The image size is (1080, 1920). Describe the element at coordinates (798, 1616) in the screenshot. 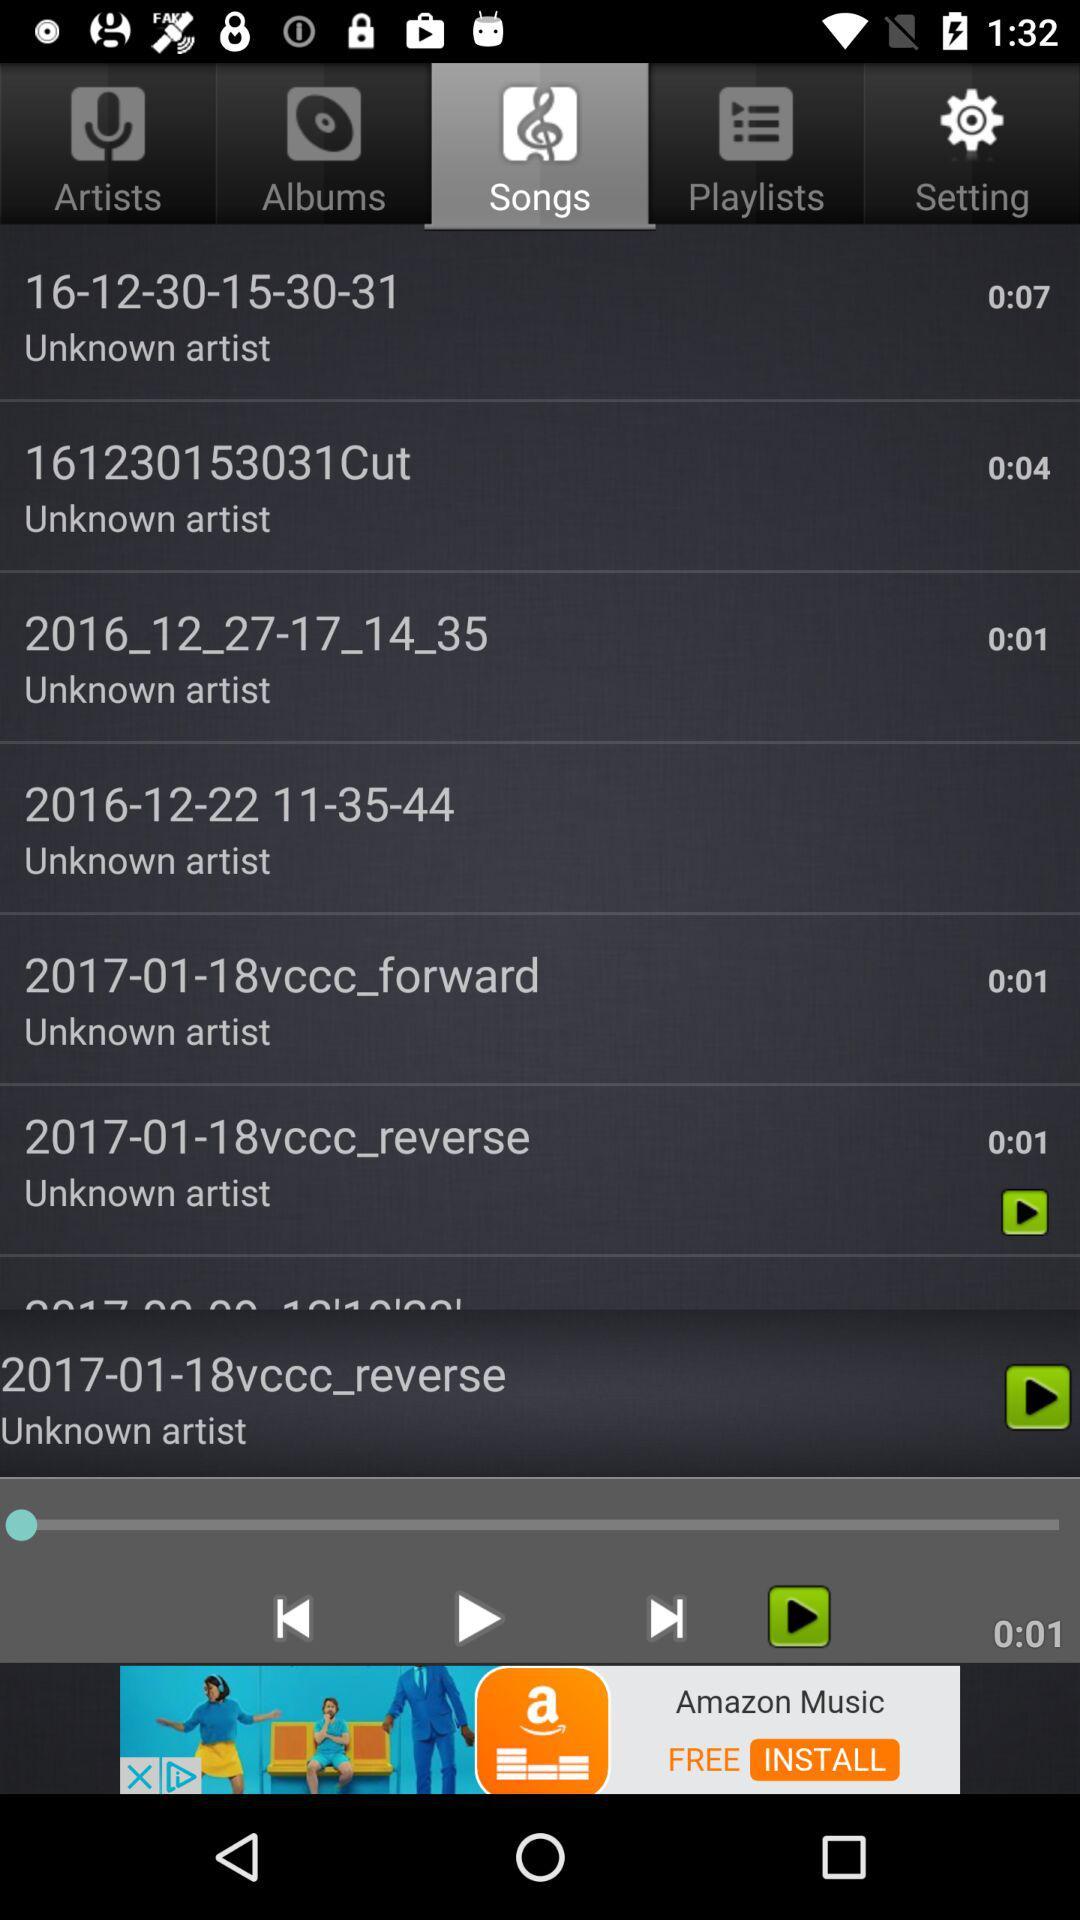

I see `the play icon` at that location.